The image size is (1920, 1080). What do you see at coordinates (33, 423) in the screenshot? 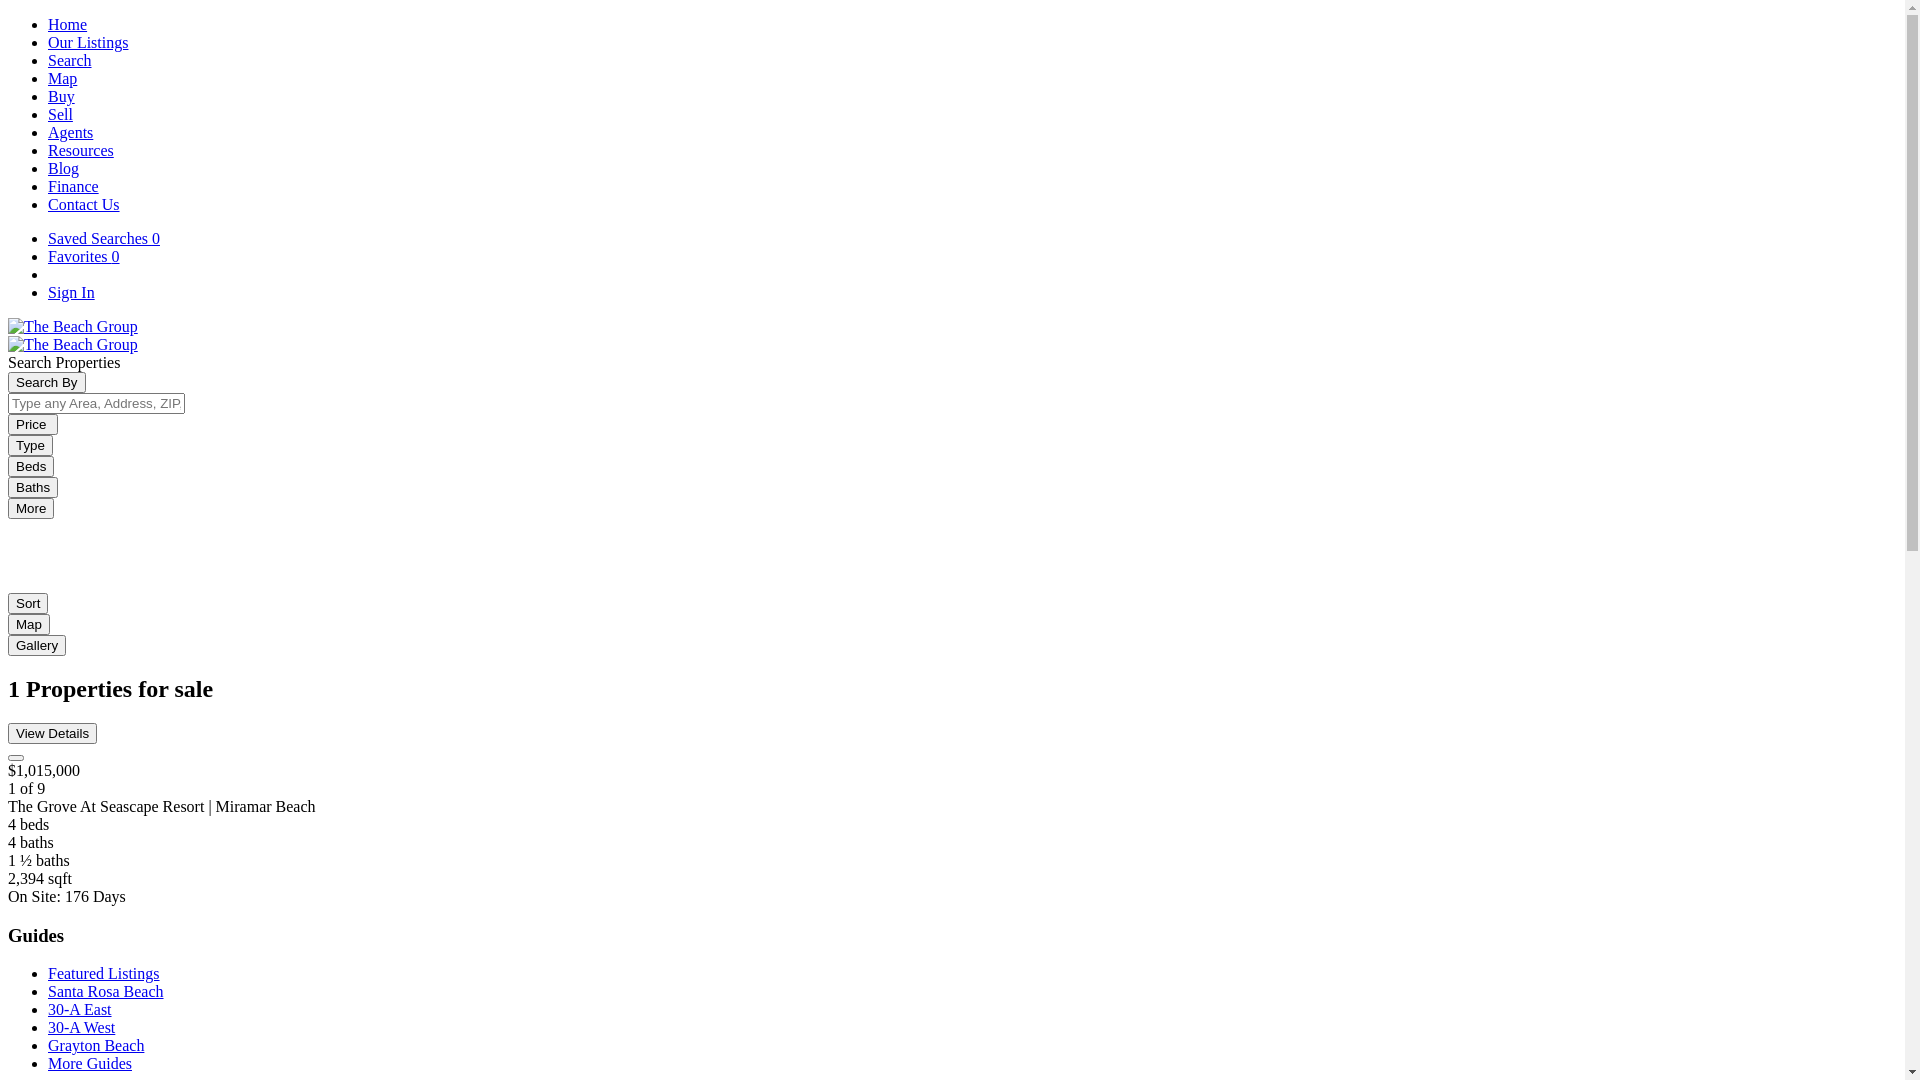
I see `'Price '` at bounding box center [33, 423].